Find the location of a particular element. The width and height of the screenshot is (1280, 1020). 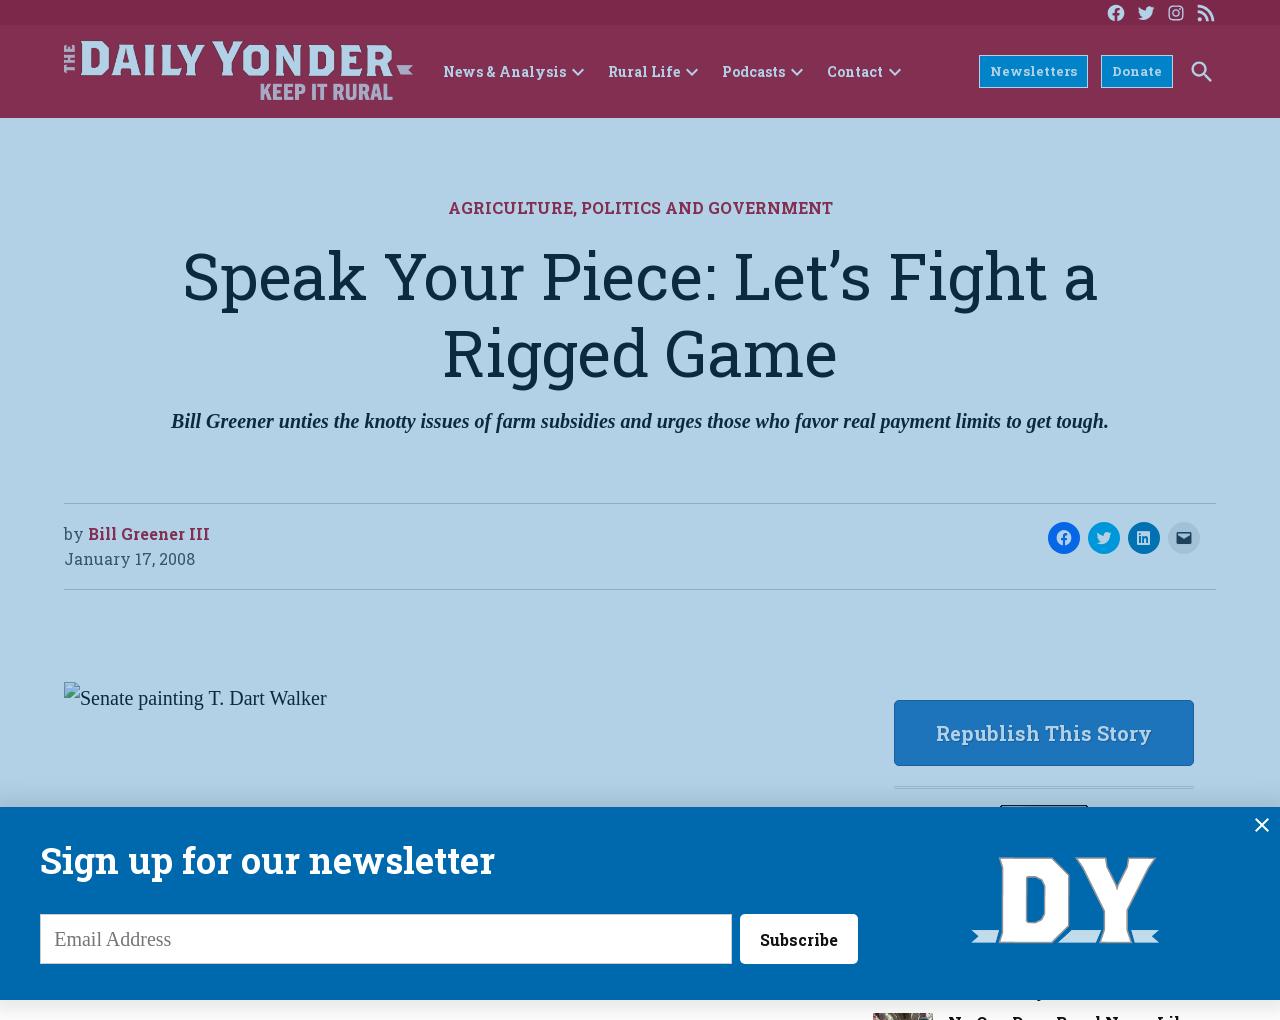

'No results found' is located at coordinates (201, 134).